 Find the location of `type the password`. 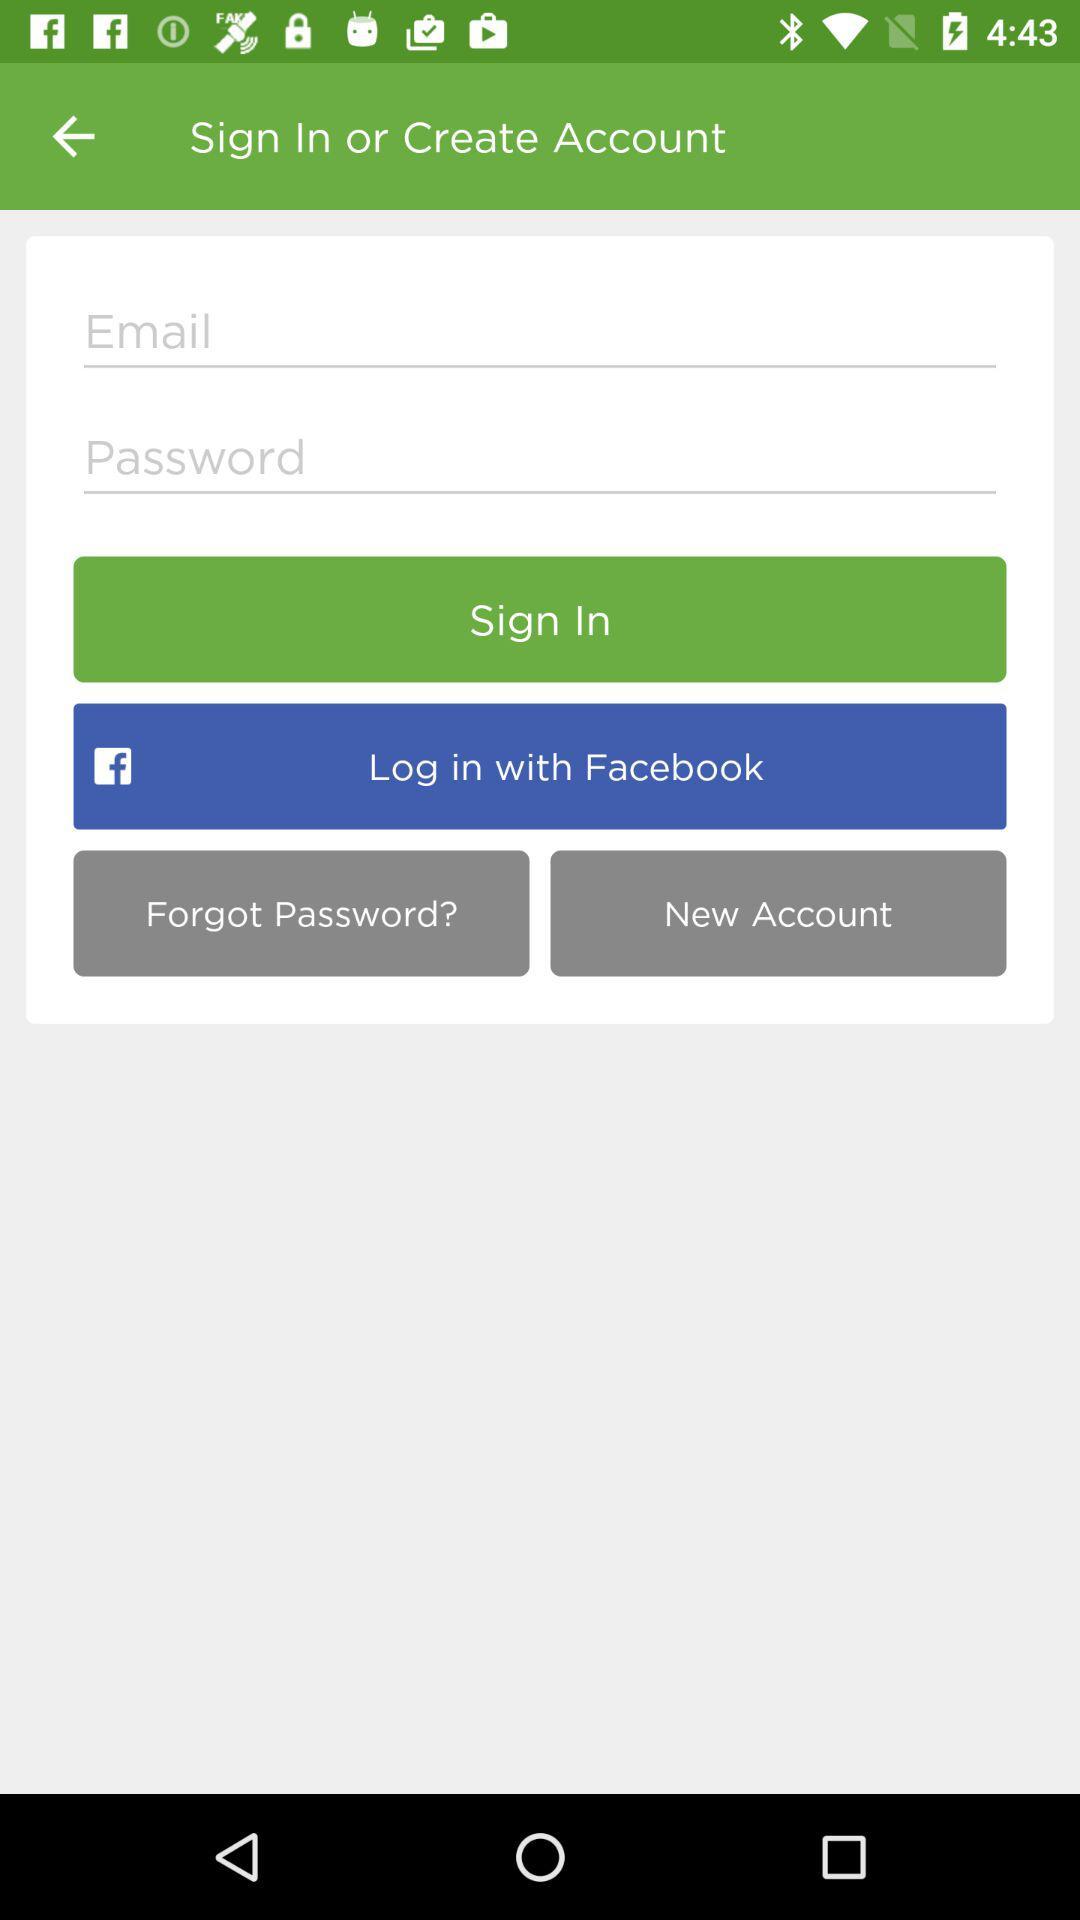

type the password is located at coordinates (540, 460).